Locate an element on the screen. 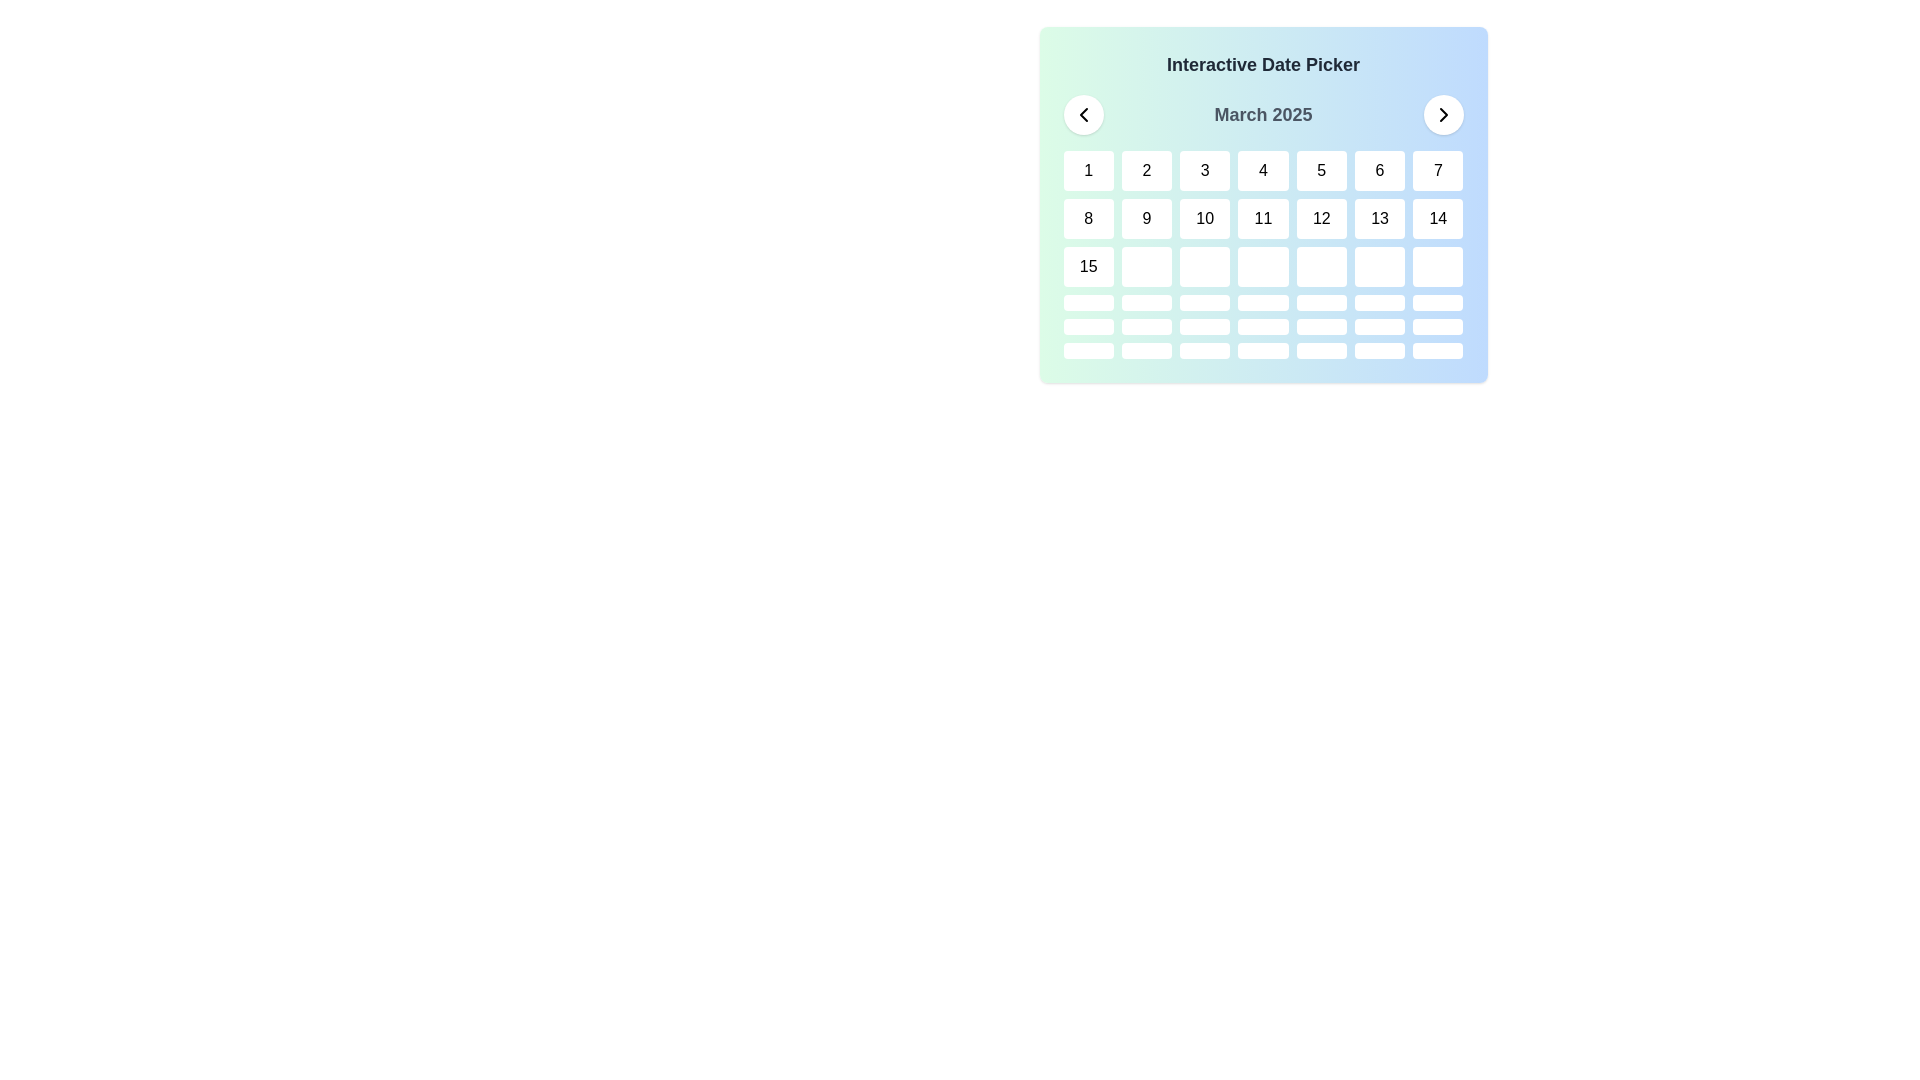  the inactive date selection button located in the last row of the calendar interface, specifically the sixth button in that row, to focus or interact with it is located at coordinates (1379, 350).